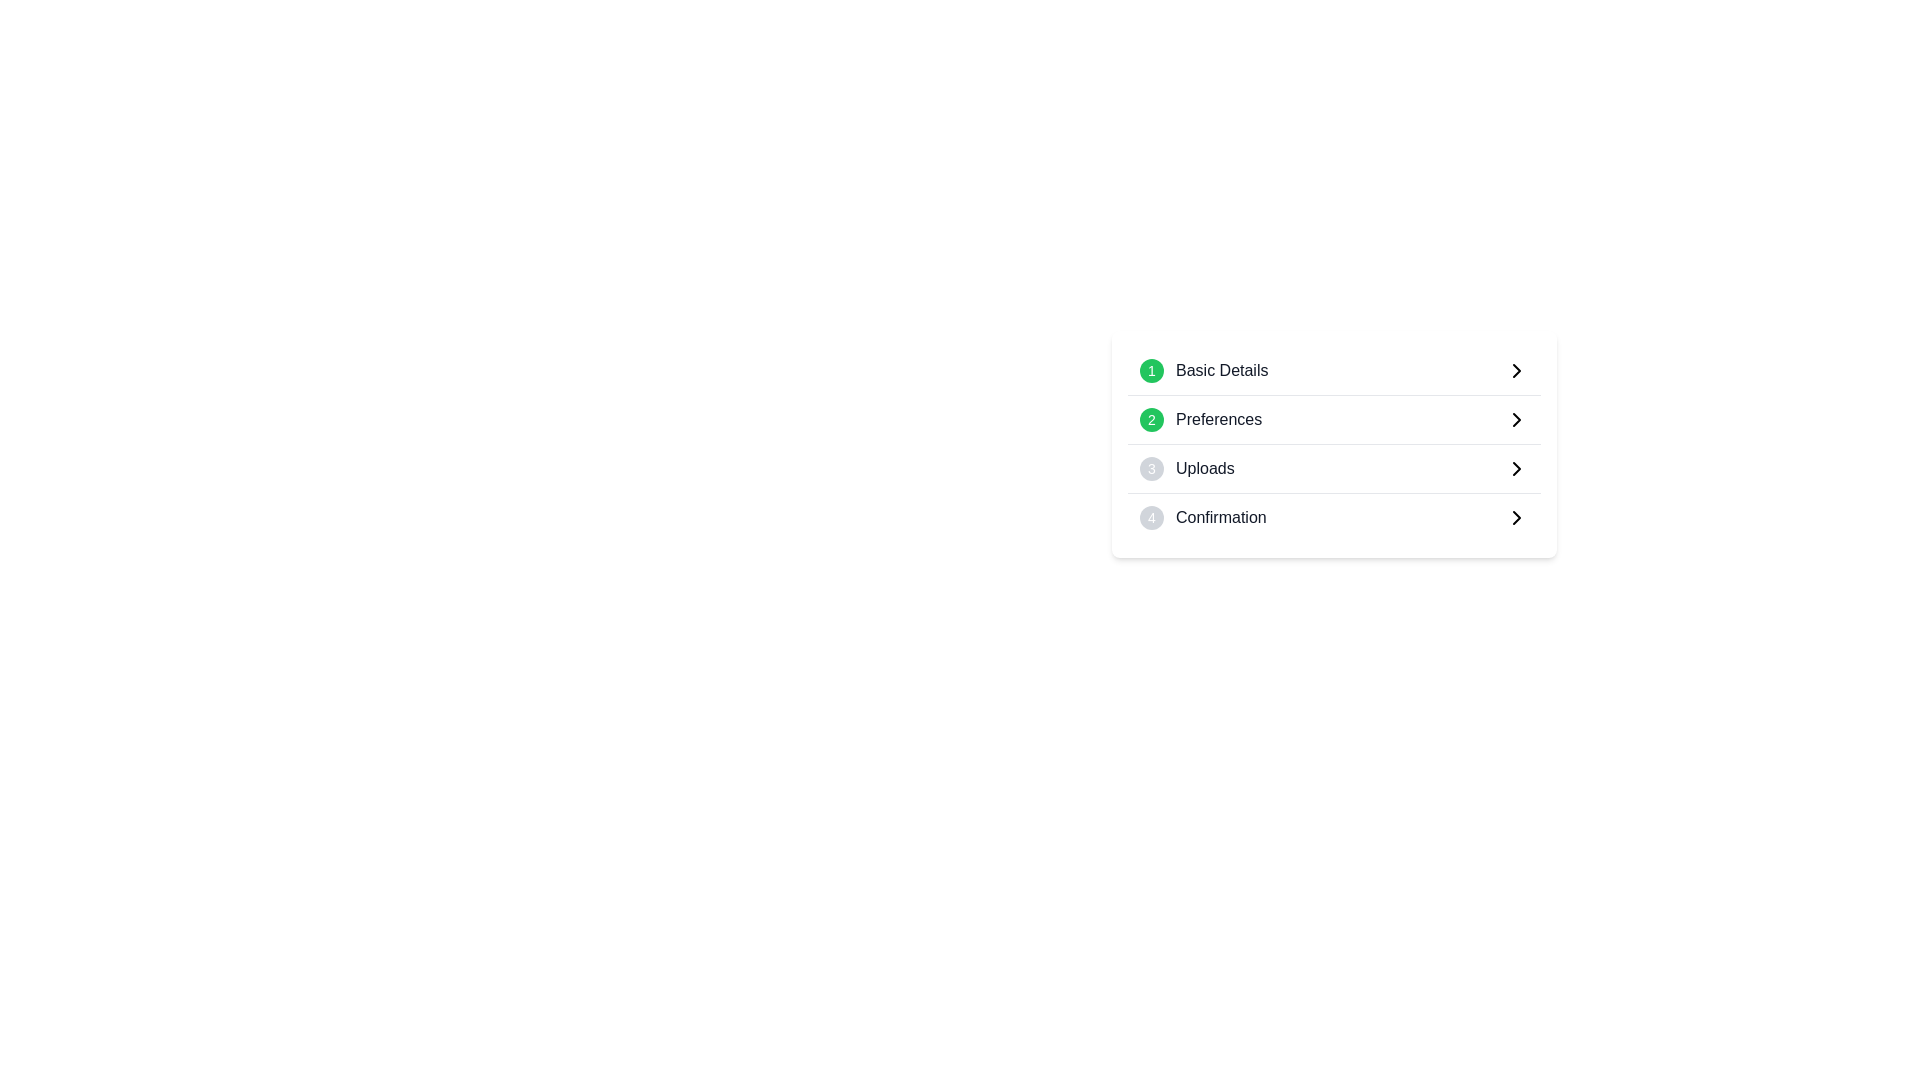  I want to click on the second step indicator marking the 'Preferences' step in the multi-step process interface, so click(1152, 419).